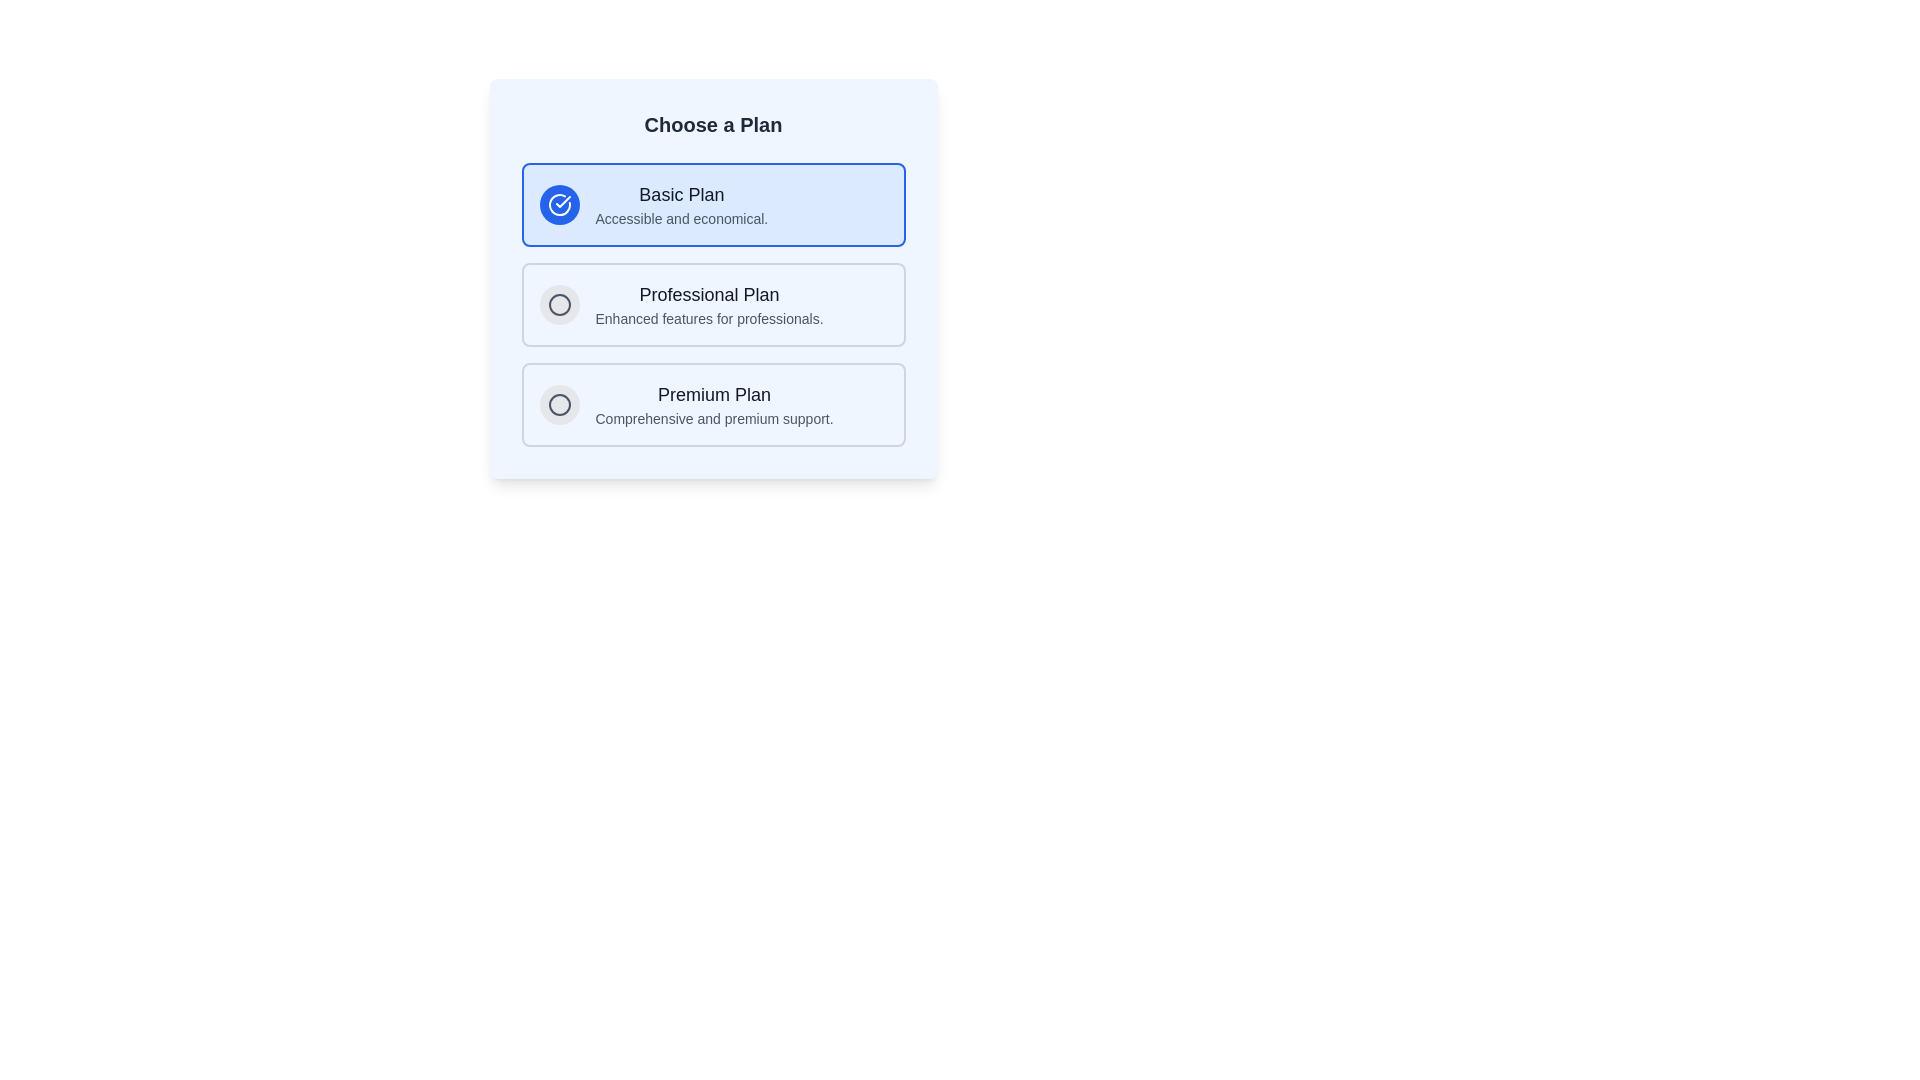 This screenshot has height=1080, width=1920. What do you see at coordinates (559, 405) in the screenshot?
I see `the first circular icon with a white circle and gray outline located in the top-left corner of the 'Basic Plan' option on the 'Choose a Plan' page` at bounding box center [559, 405].